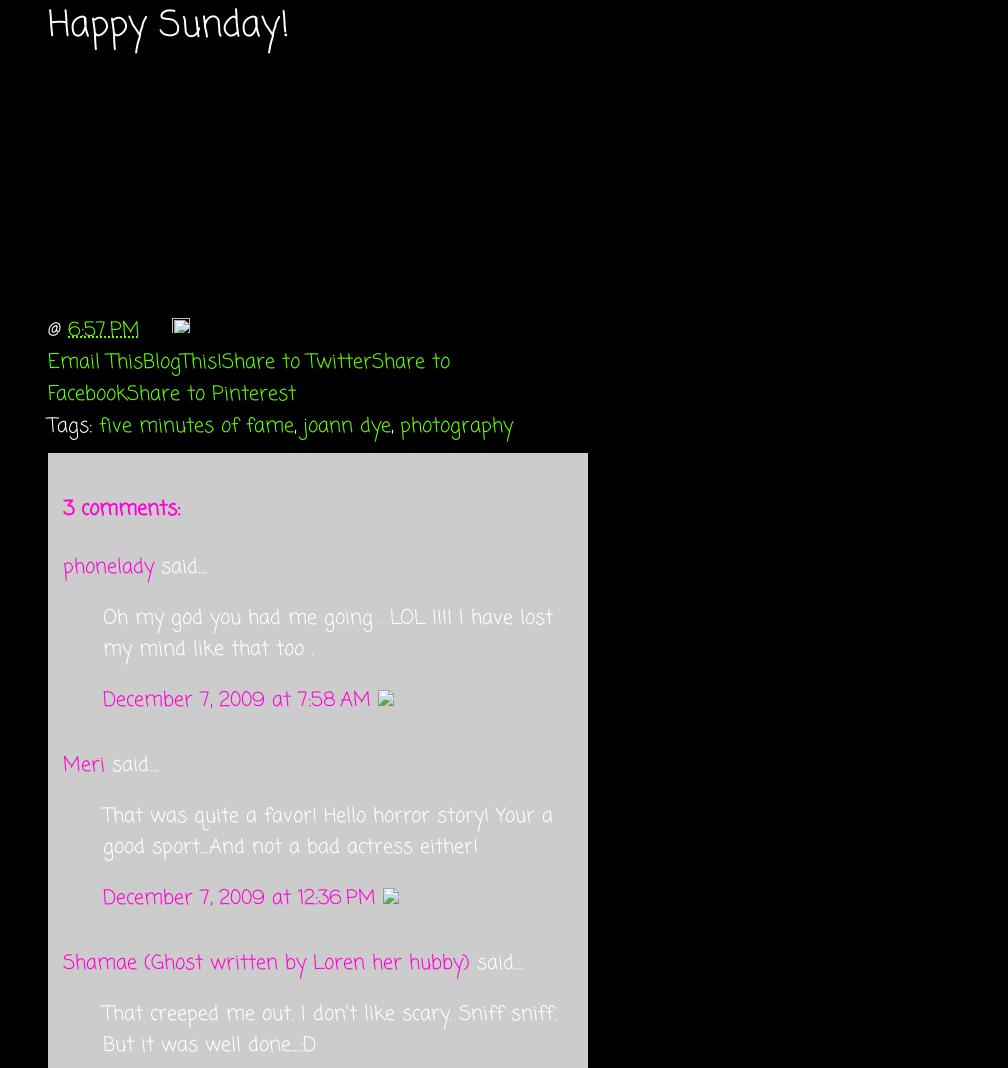  I want to click on 'BlogThis!', so click(182, 360).